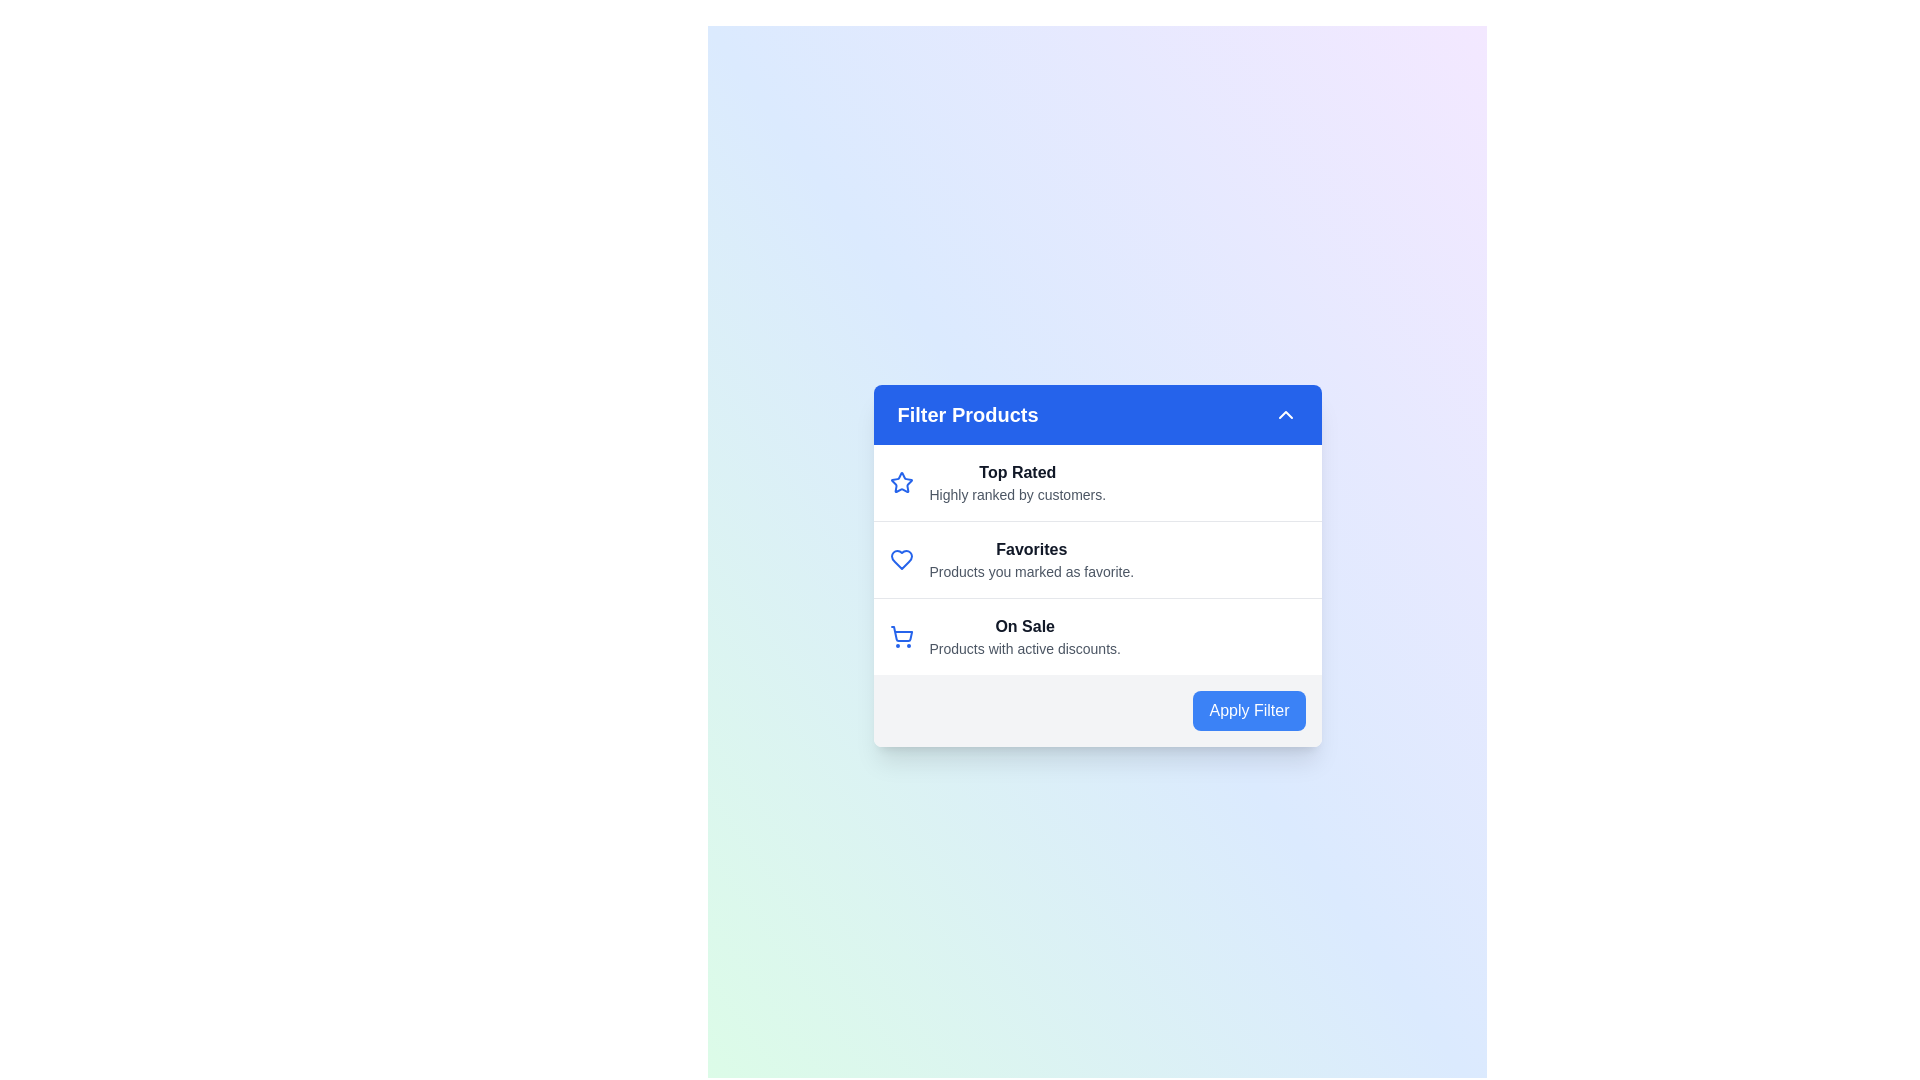  I want to click on expand/collapse button to toggle the visibility of the filter menu, so click(1285, 414).